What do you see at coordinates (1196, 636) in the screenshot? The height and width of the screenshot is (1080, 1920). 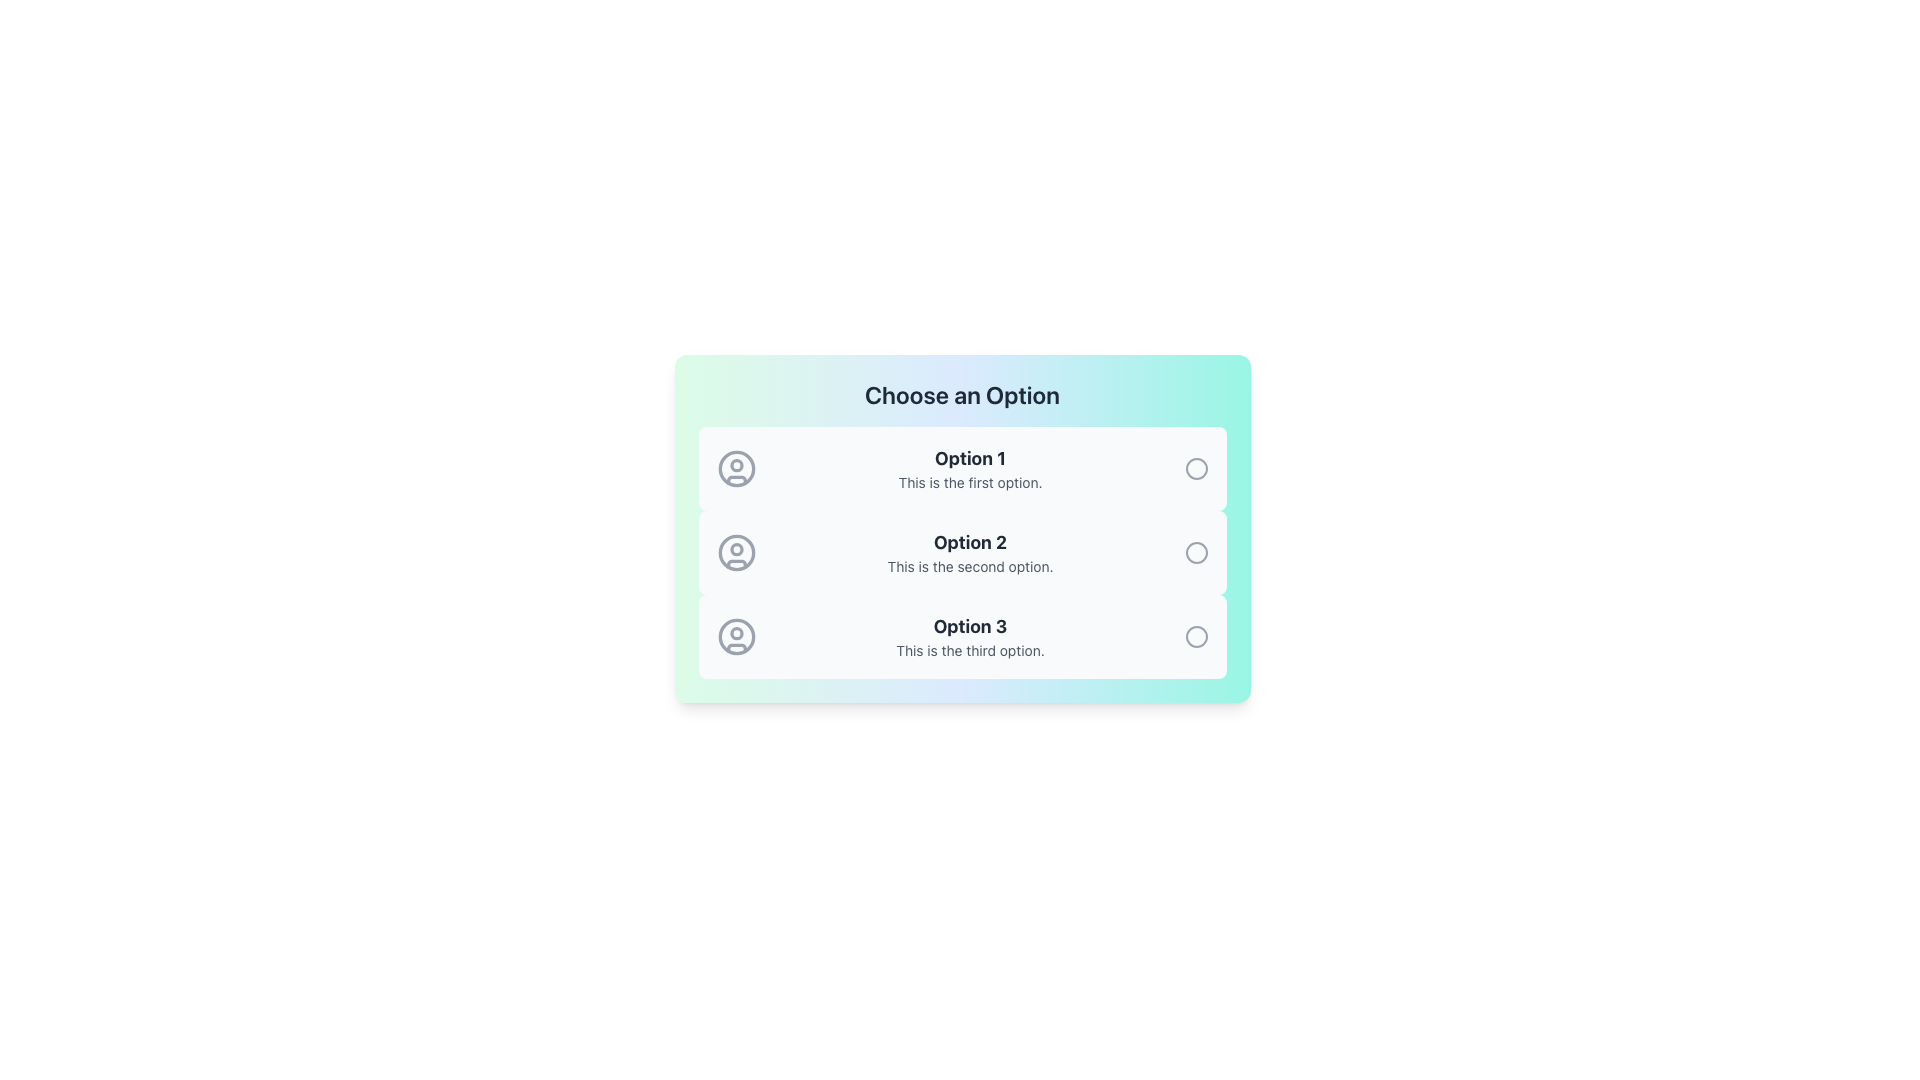 I see `the radio button for 'Option 3'` at bounding box center [1196, 636].